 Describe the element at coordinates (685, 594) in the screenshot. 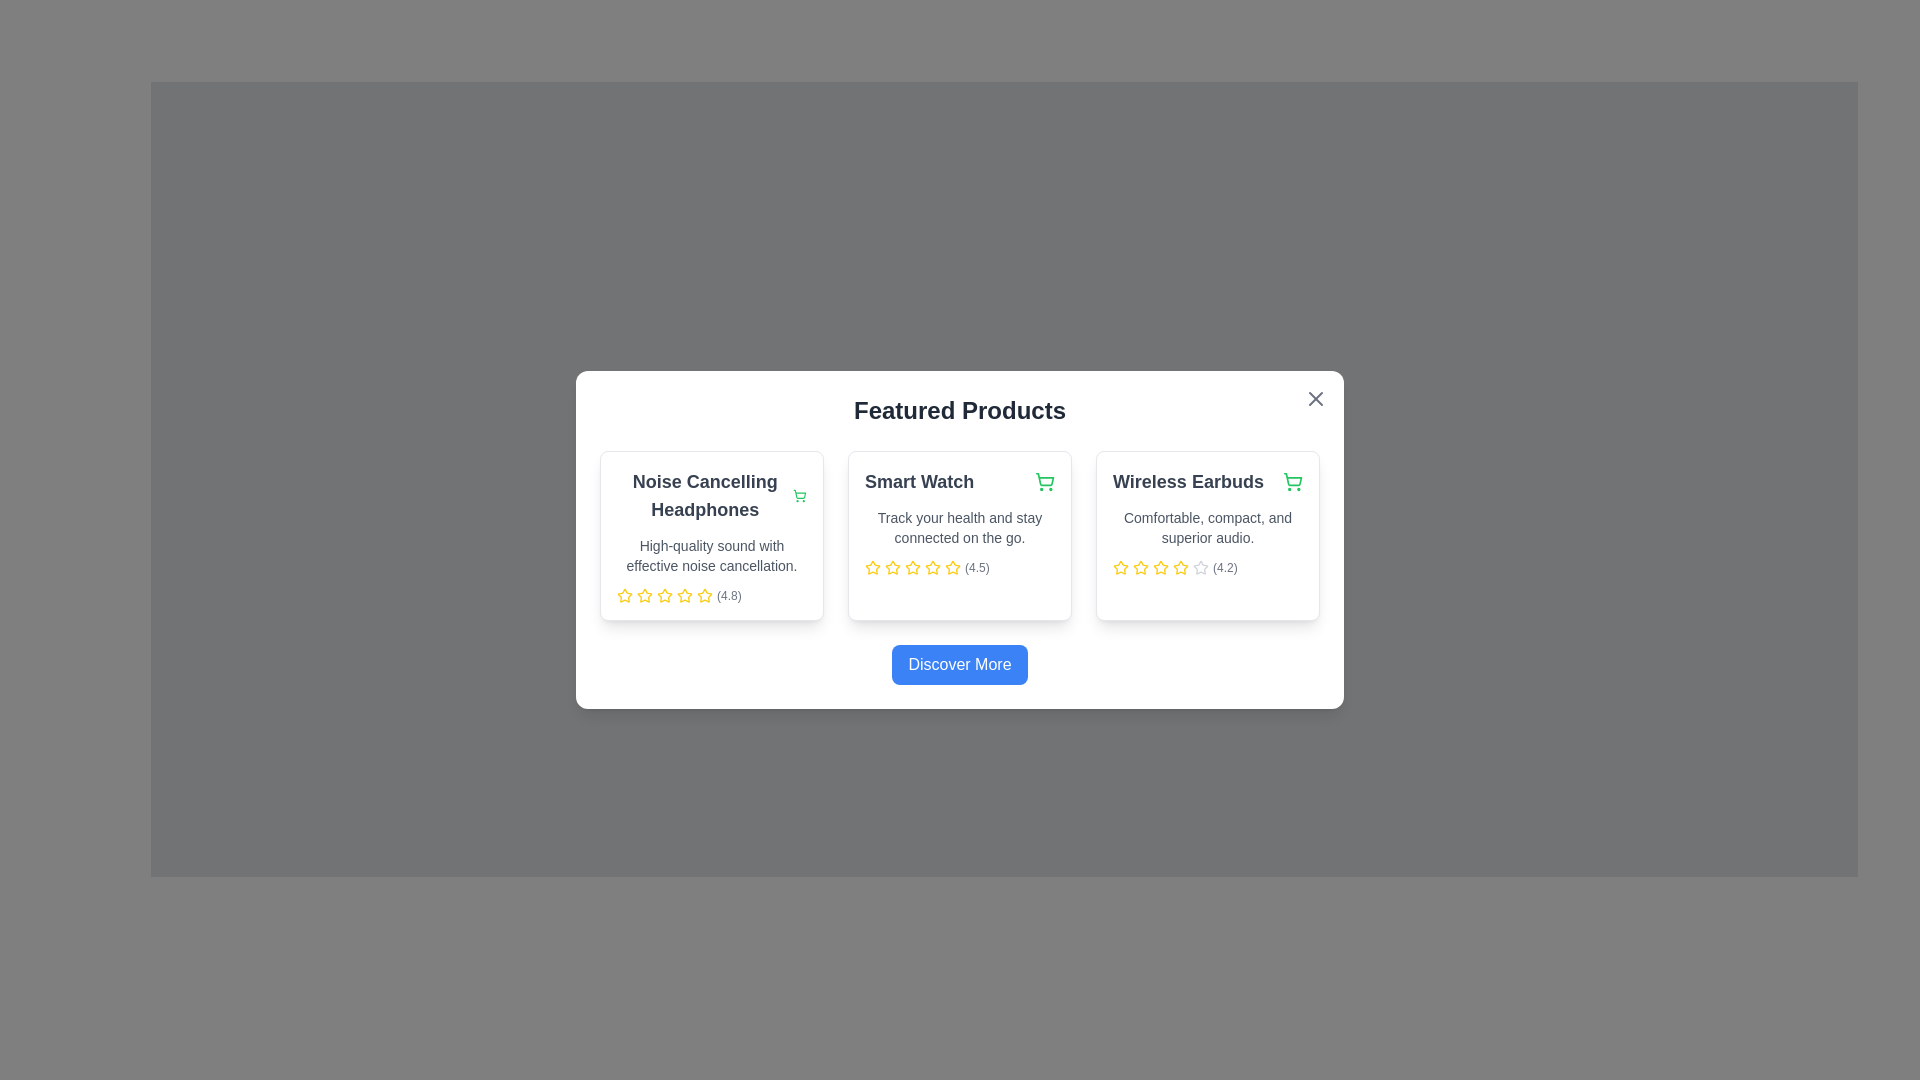

I see `the second star icon in the five-star rating row for the 'Noise Cancelling Headphones' card` at that location.